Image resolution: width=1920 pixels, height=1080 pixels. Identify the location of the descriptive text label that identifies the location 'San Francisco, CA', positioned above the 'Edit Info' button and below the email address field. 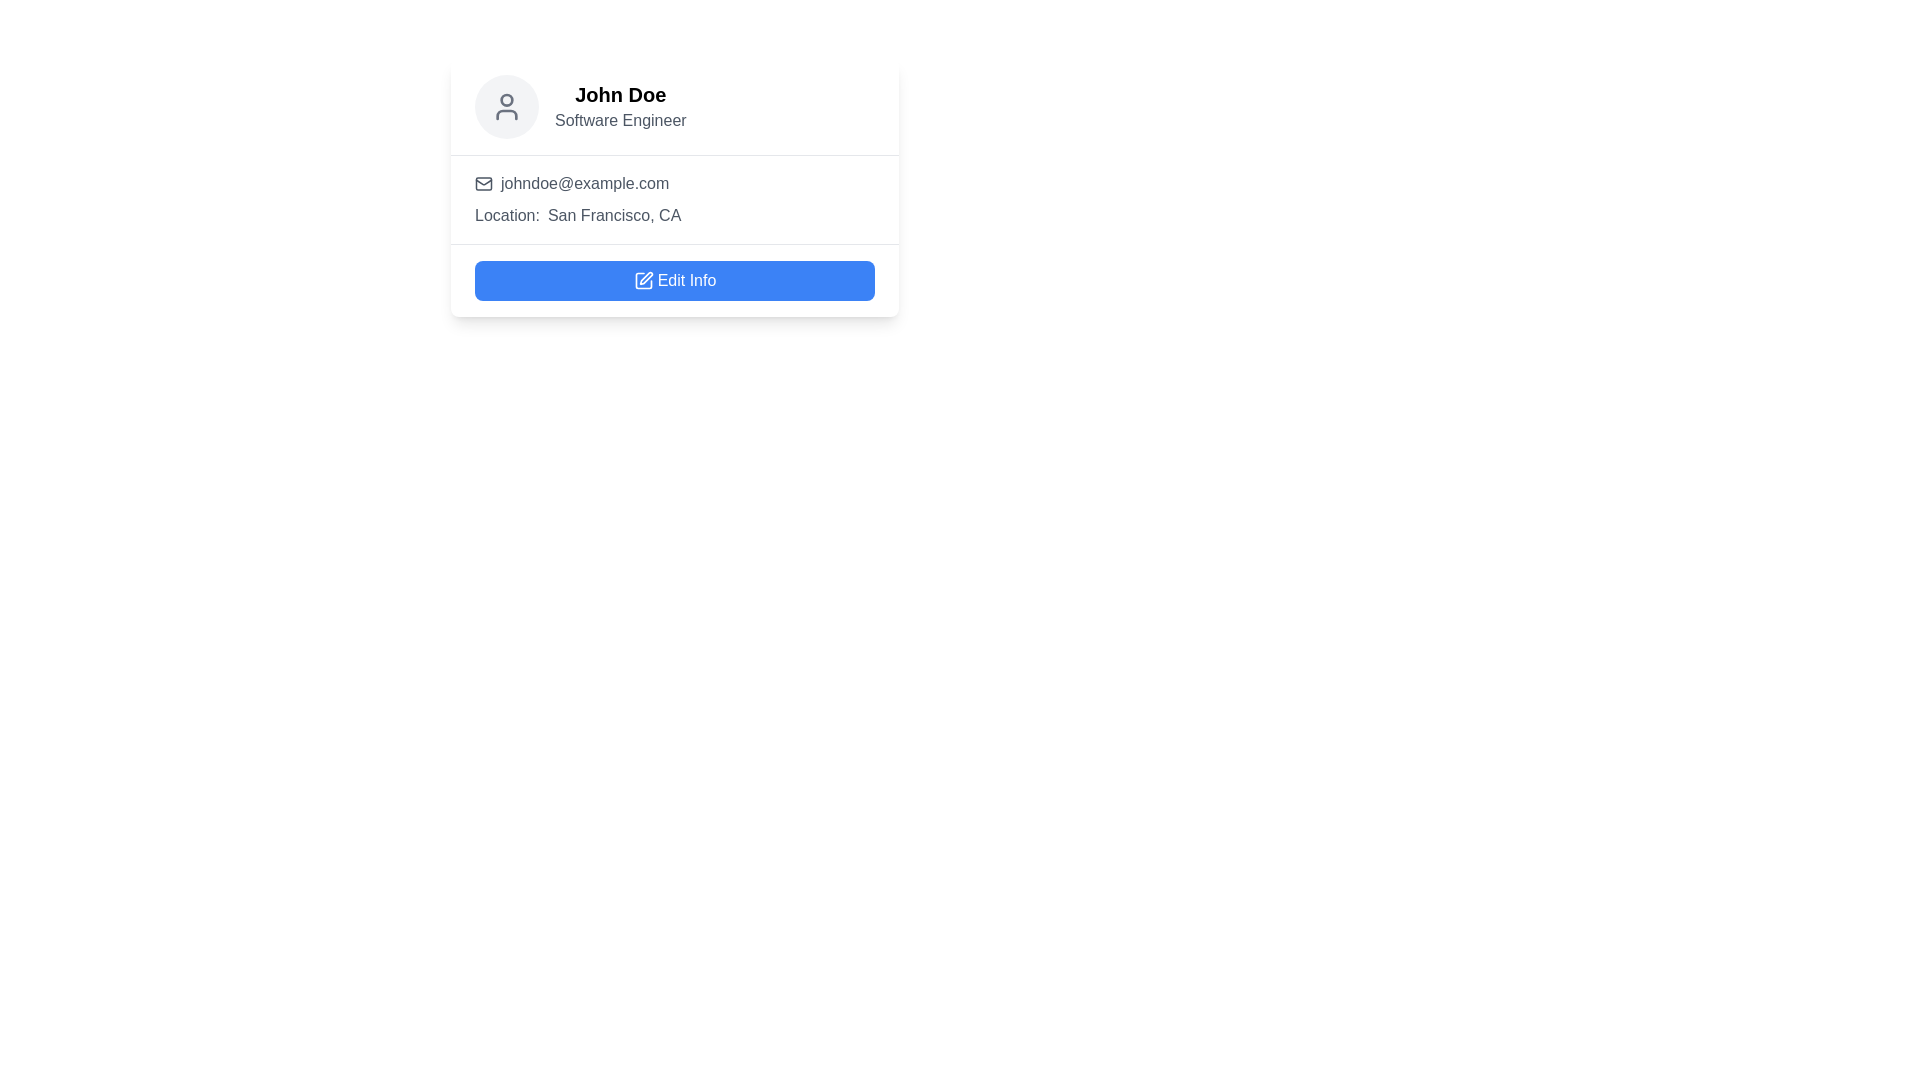
(507, 216).